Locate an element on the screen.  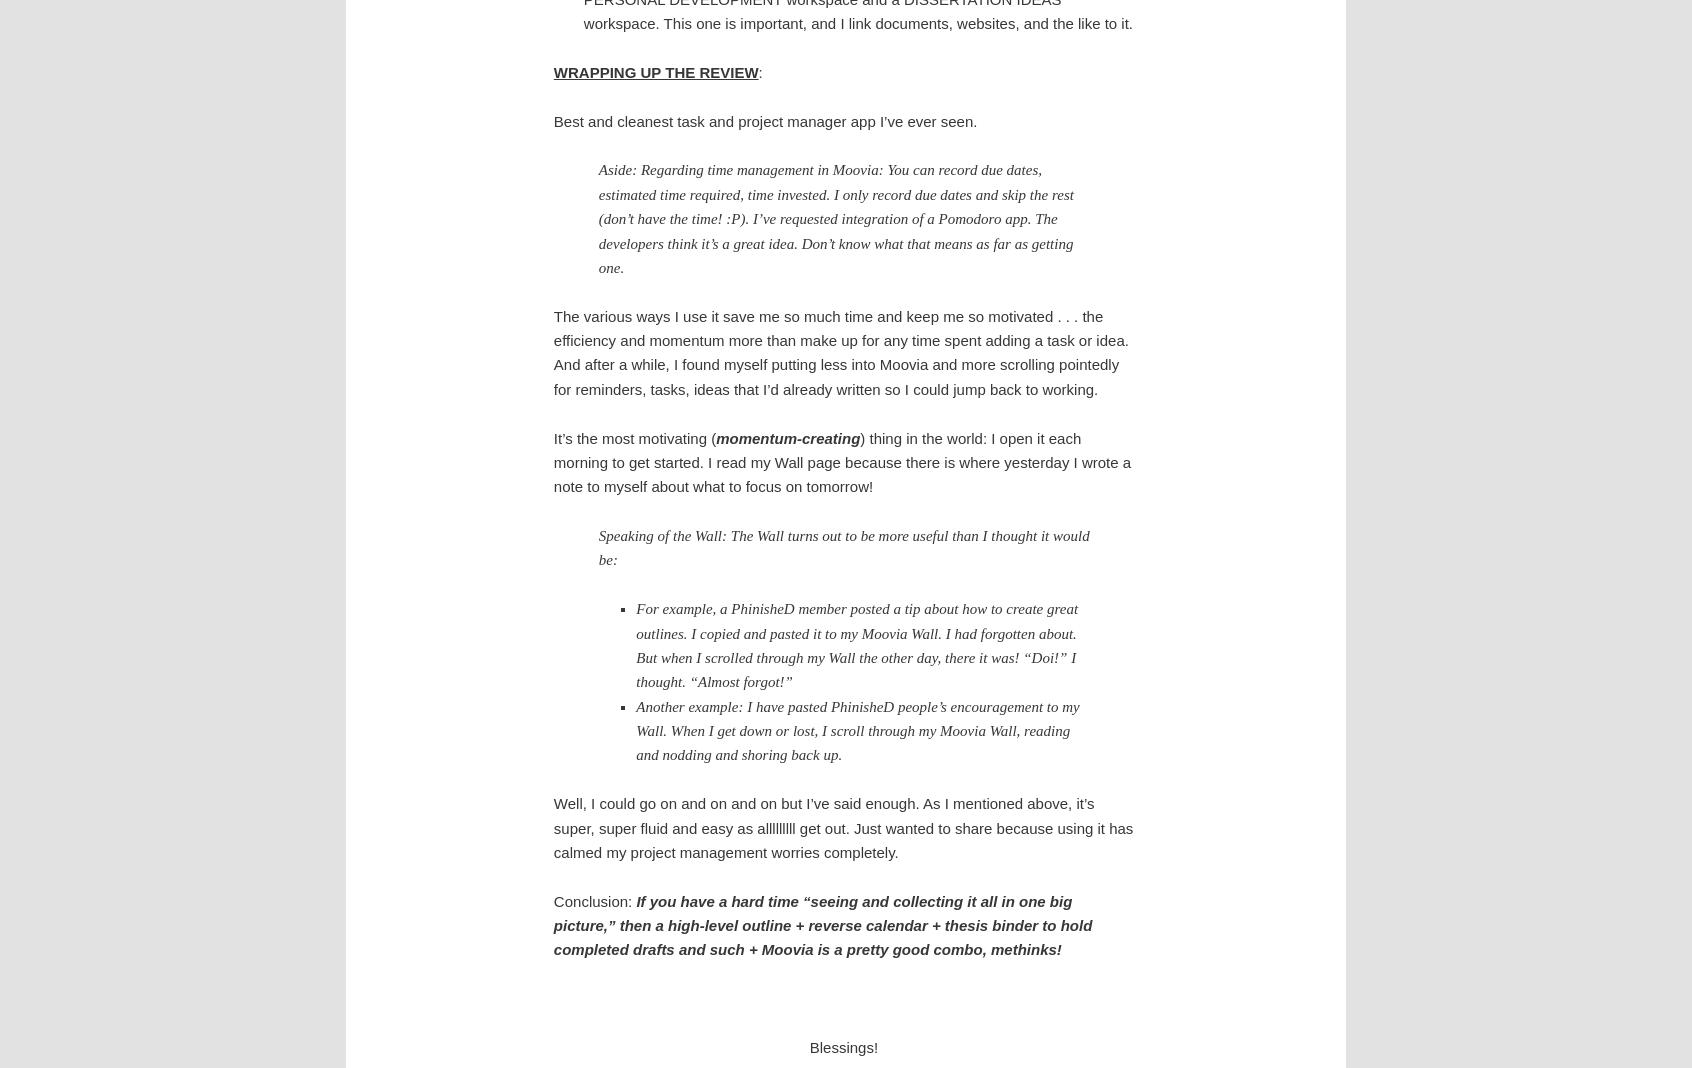
'Another example: I have pasted PhinisheD people’s encouragement to my Wall. When I get down or lost, I scroll through my Moovia Wall, reading and nodding and shoring back up.' is located at coordinates (856, 730).